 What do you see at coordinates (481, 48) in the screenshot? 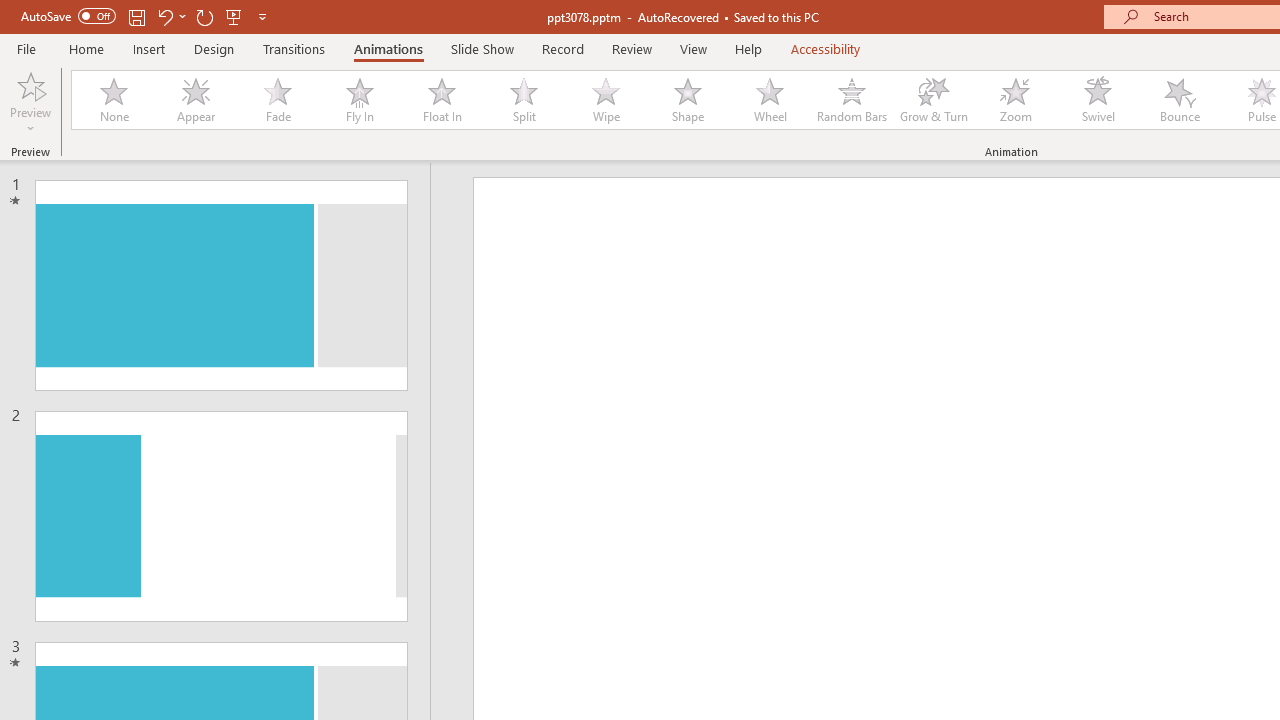
I see `'Slide Show'` at bounding box center [481, 48].